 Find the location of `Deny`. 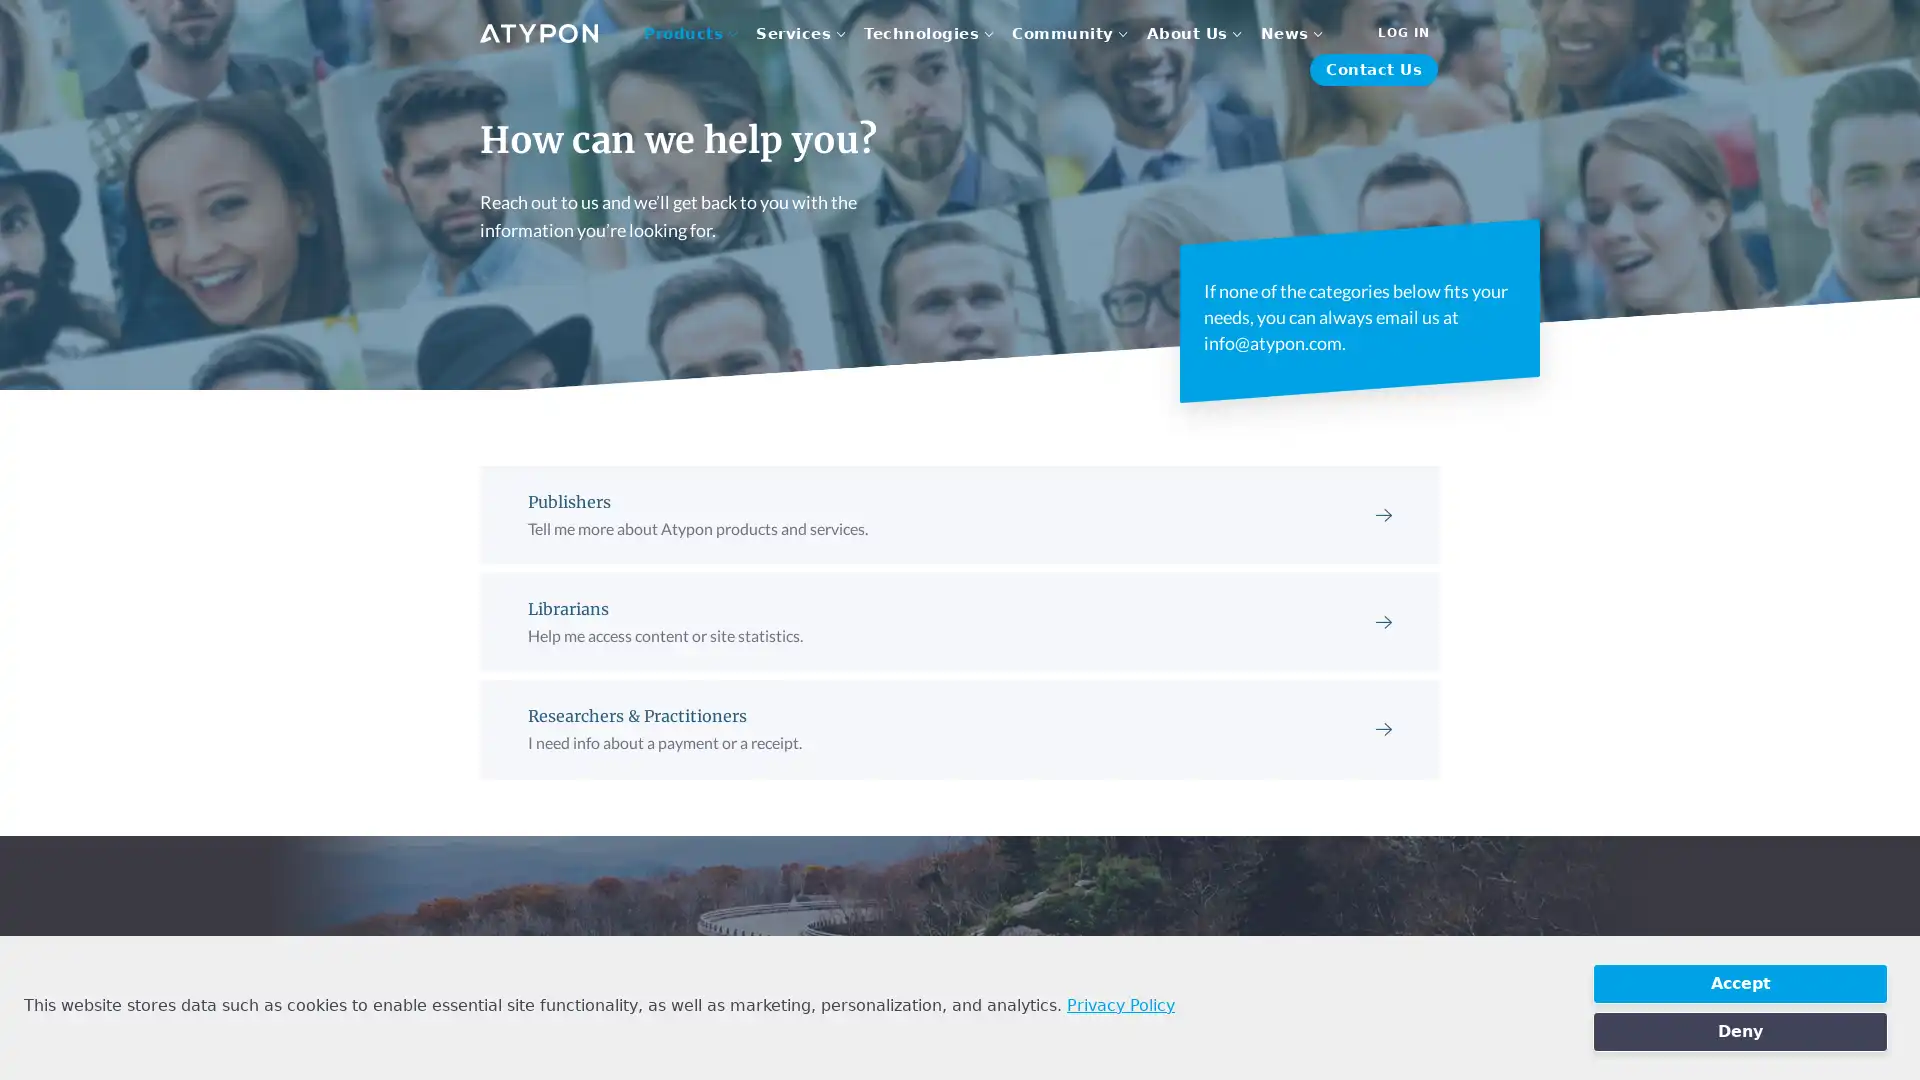

Deny is located at coordinates (1739, 1032).